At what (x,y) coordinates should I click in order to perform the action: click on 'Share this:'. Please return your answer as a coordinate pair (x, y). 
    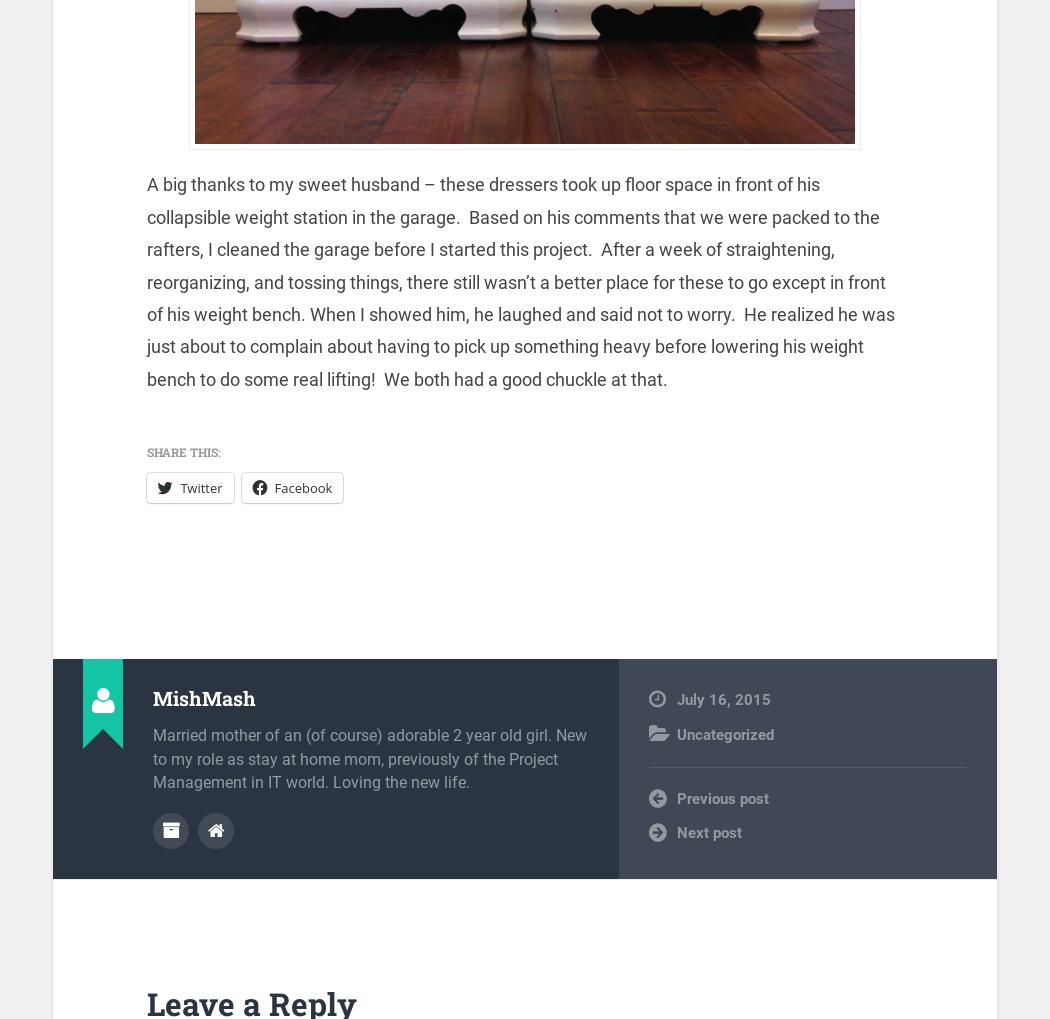
    Looking at the image, I should click on (183, 452).